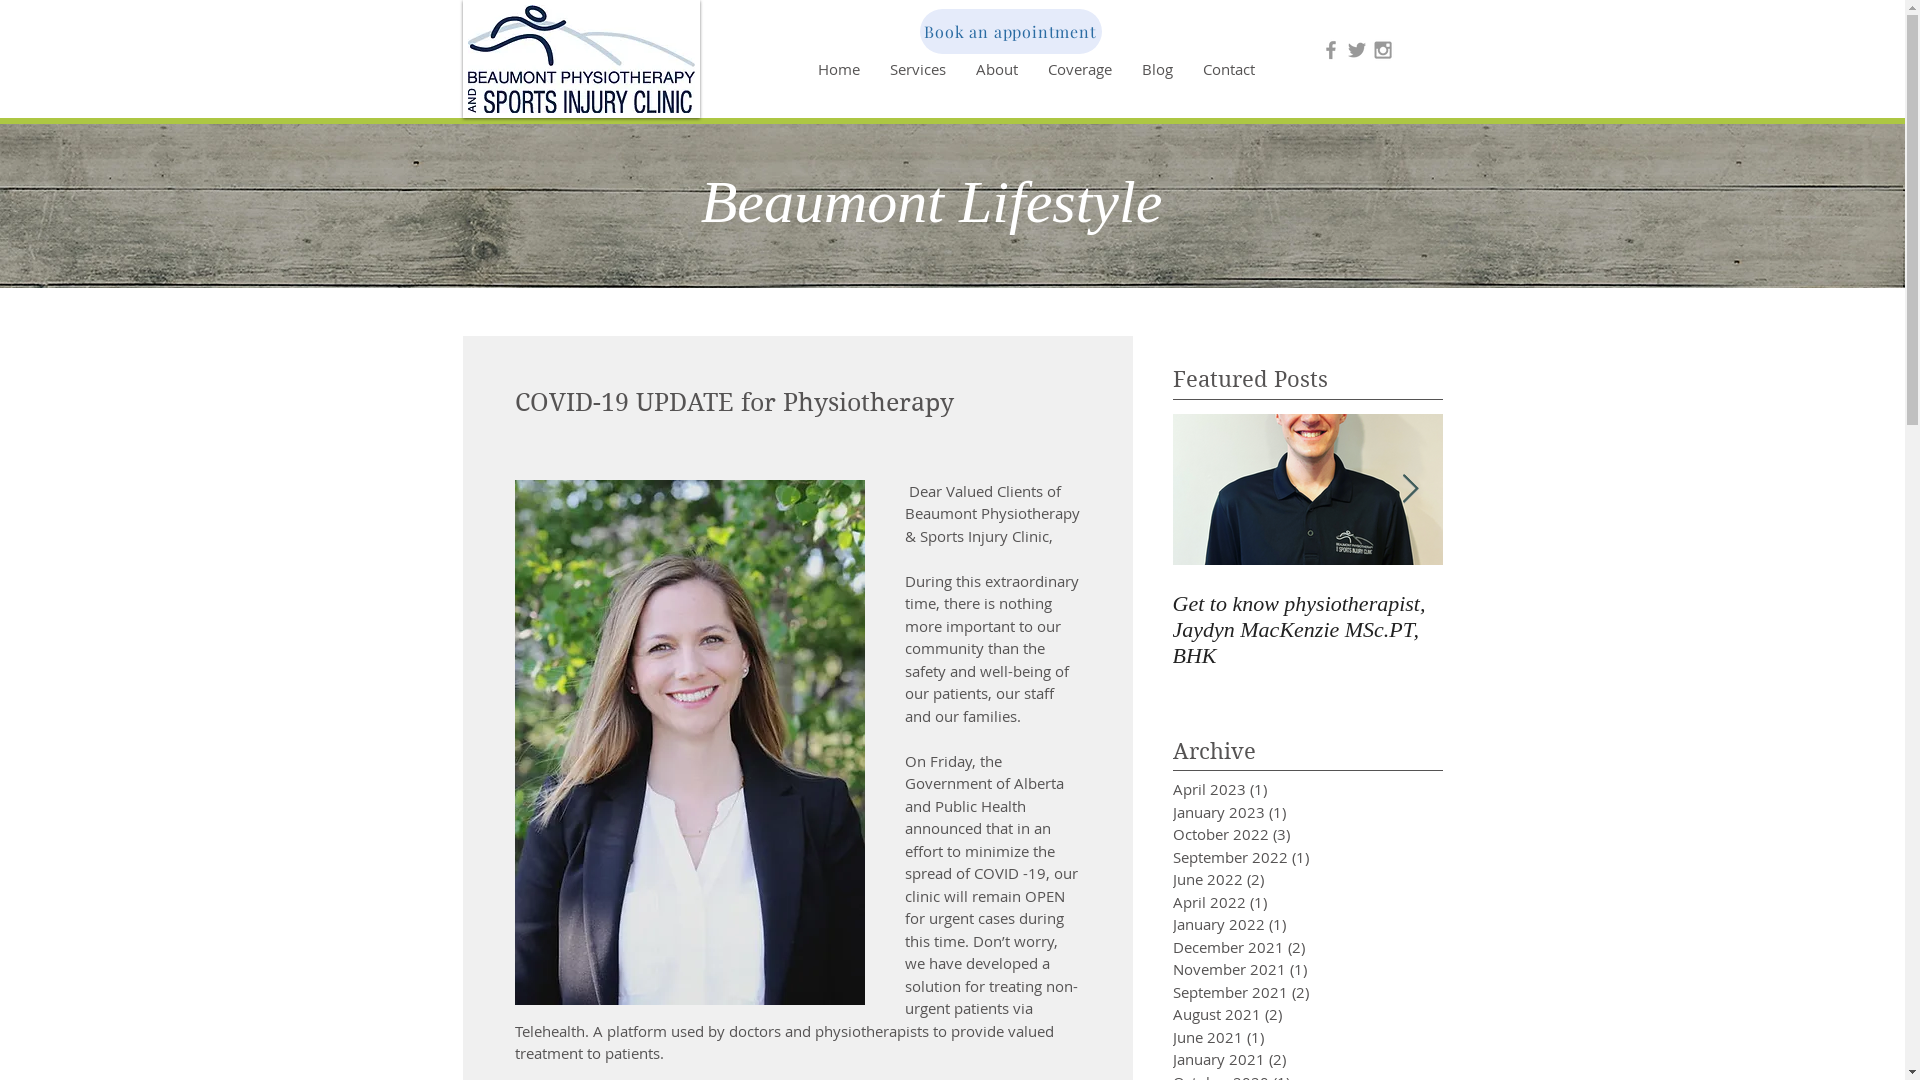 The image size is (1920, 1080). I want to click on 'October 2022 (3)', so click(1275, 834).